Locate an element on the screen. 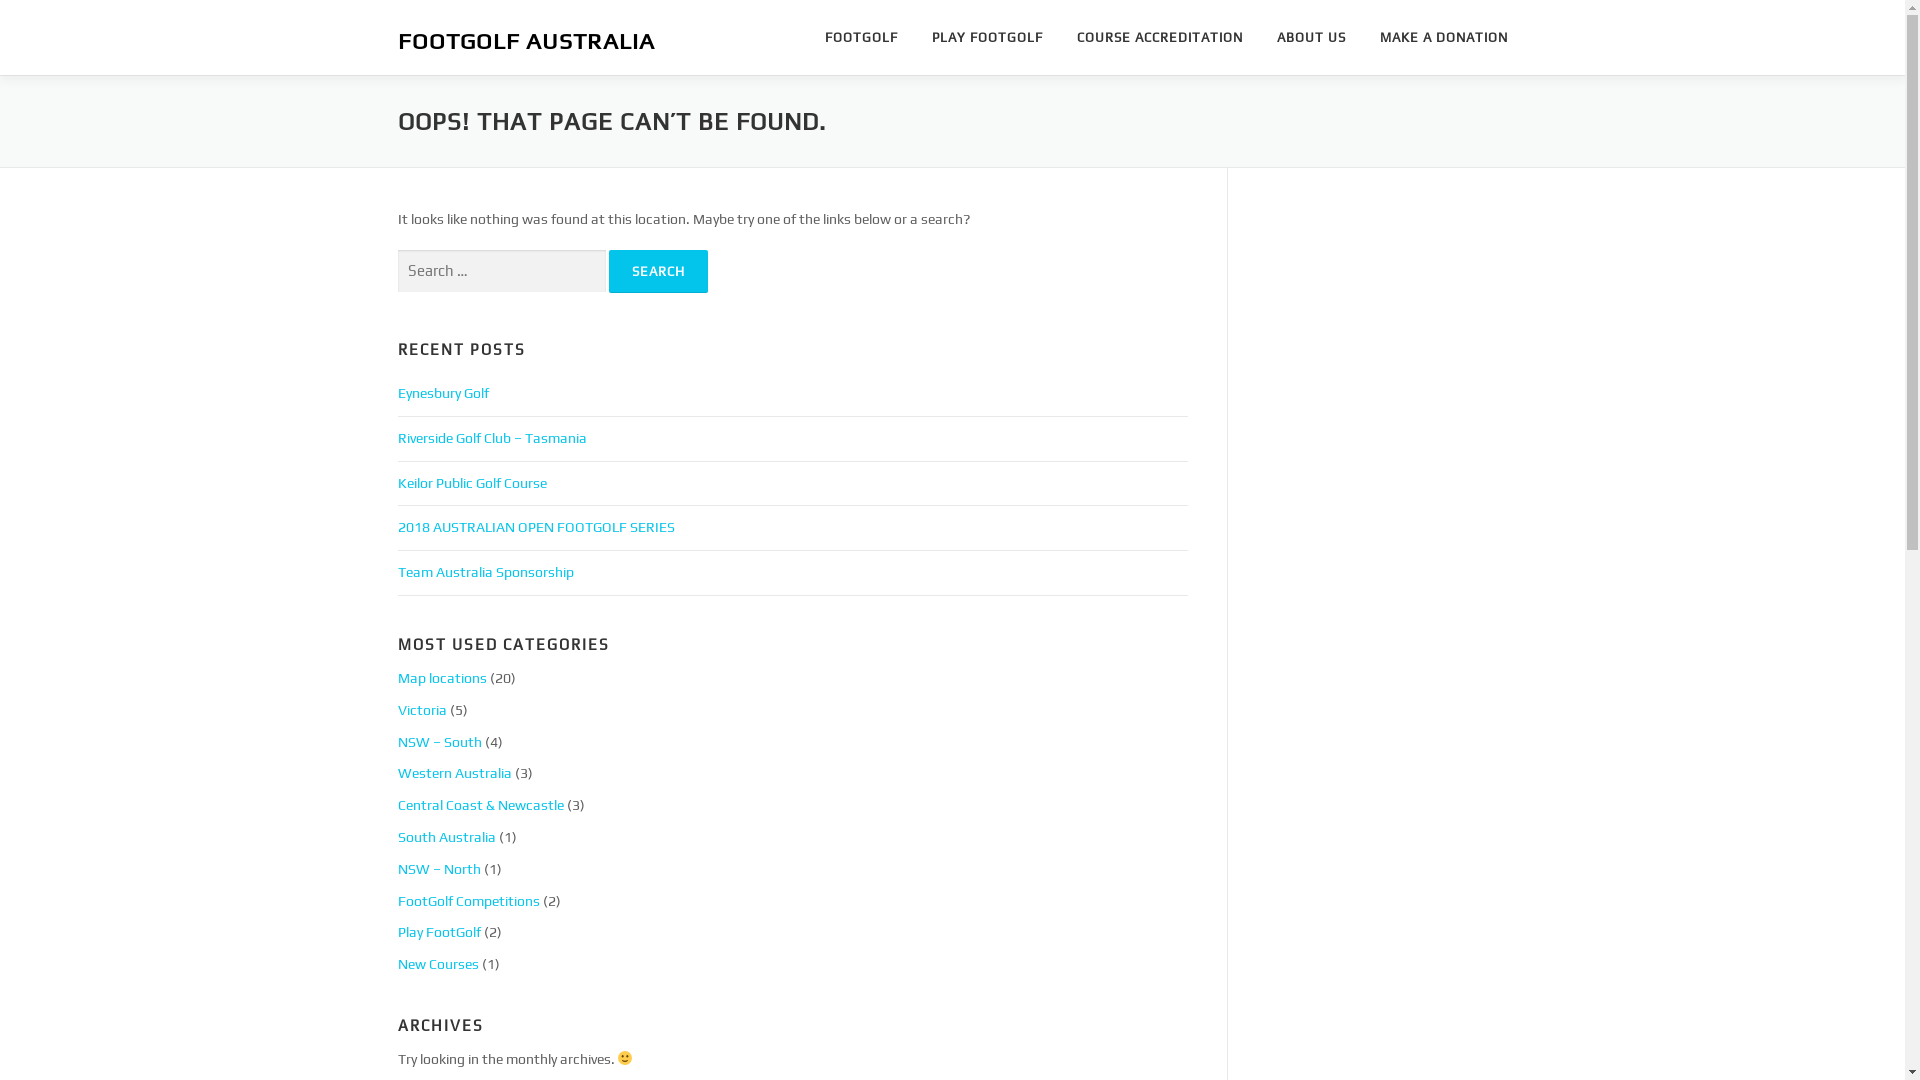  'Eynesbury Golf' is located at coordinates (442, 393).